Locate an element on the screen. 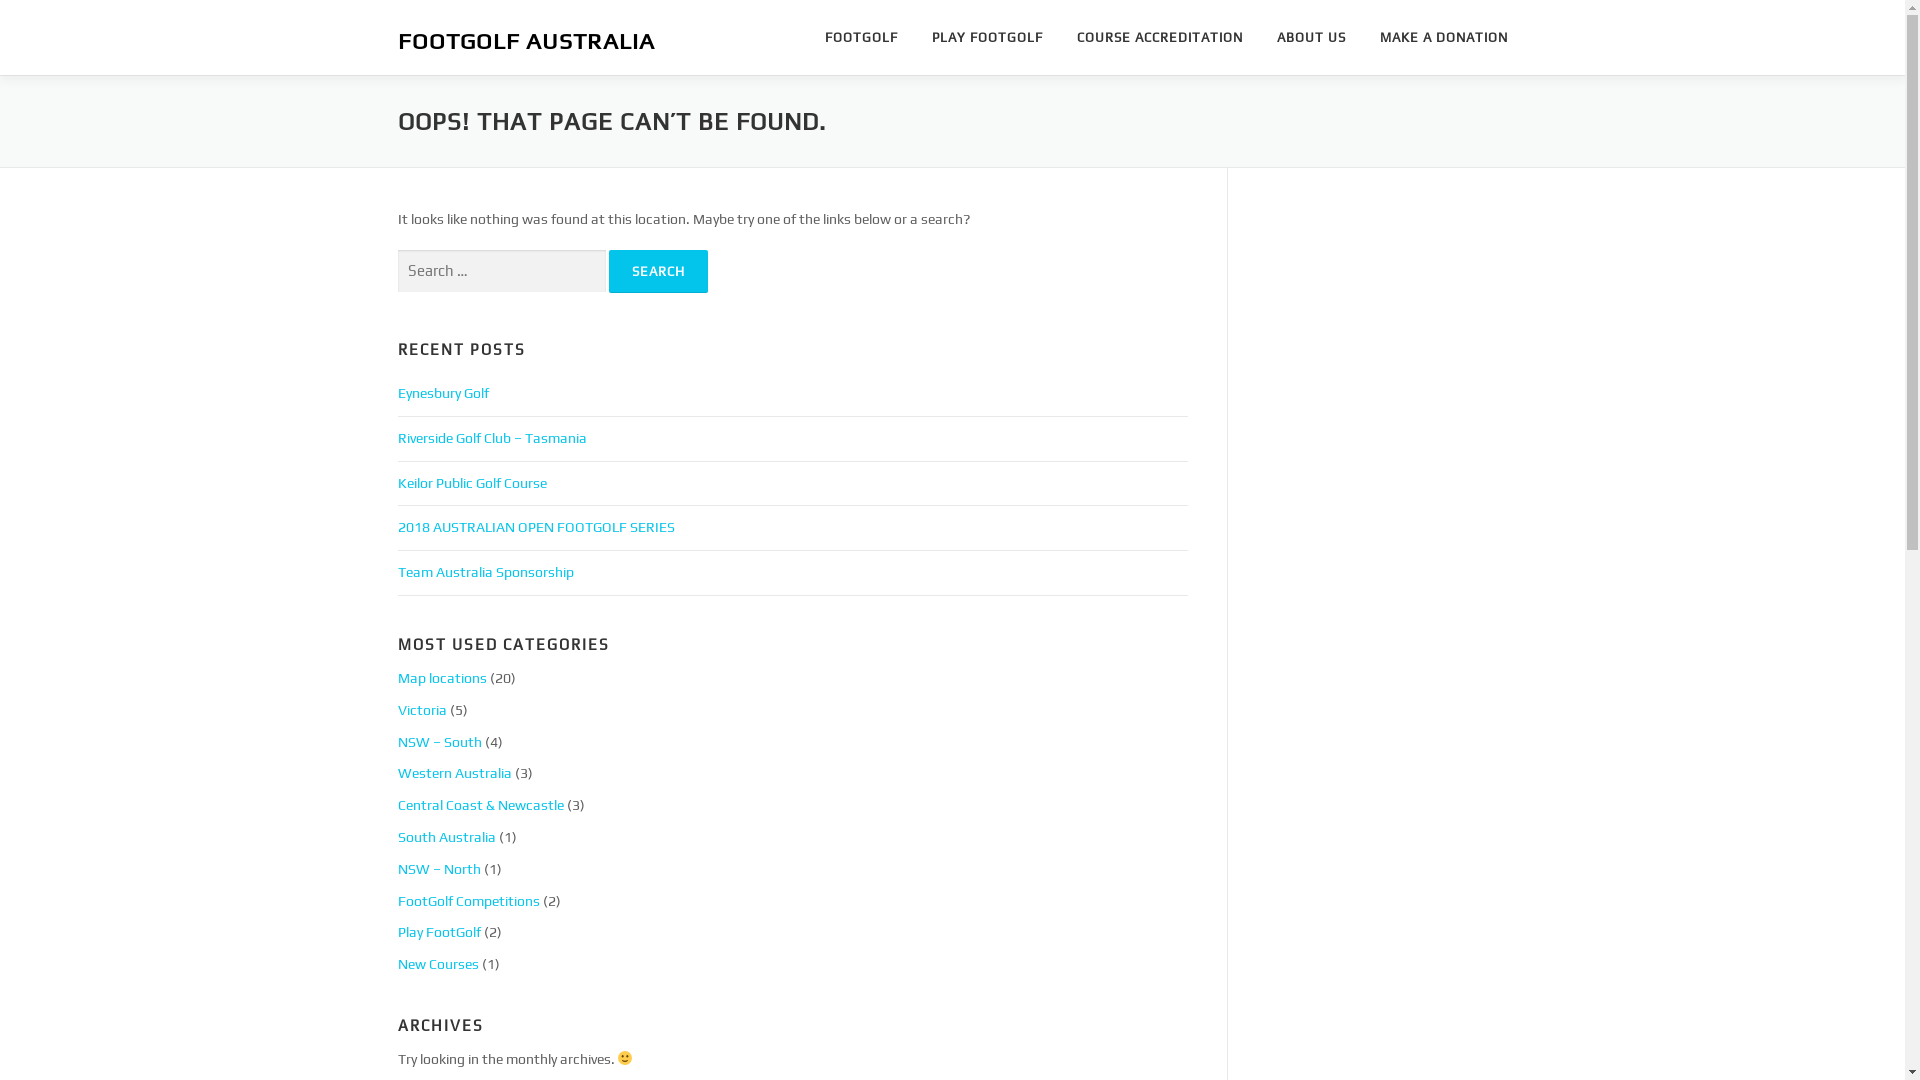  'Eynesbury Golf' is located at coordinates (442, 393).